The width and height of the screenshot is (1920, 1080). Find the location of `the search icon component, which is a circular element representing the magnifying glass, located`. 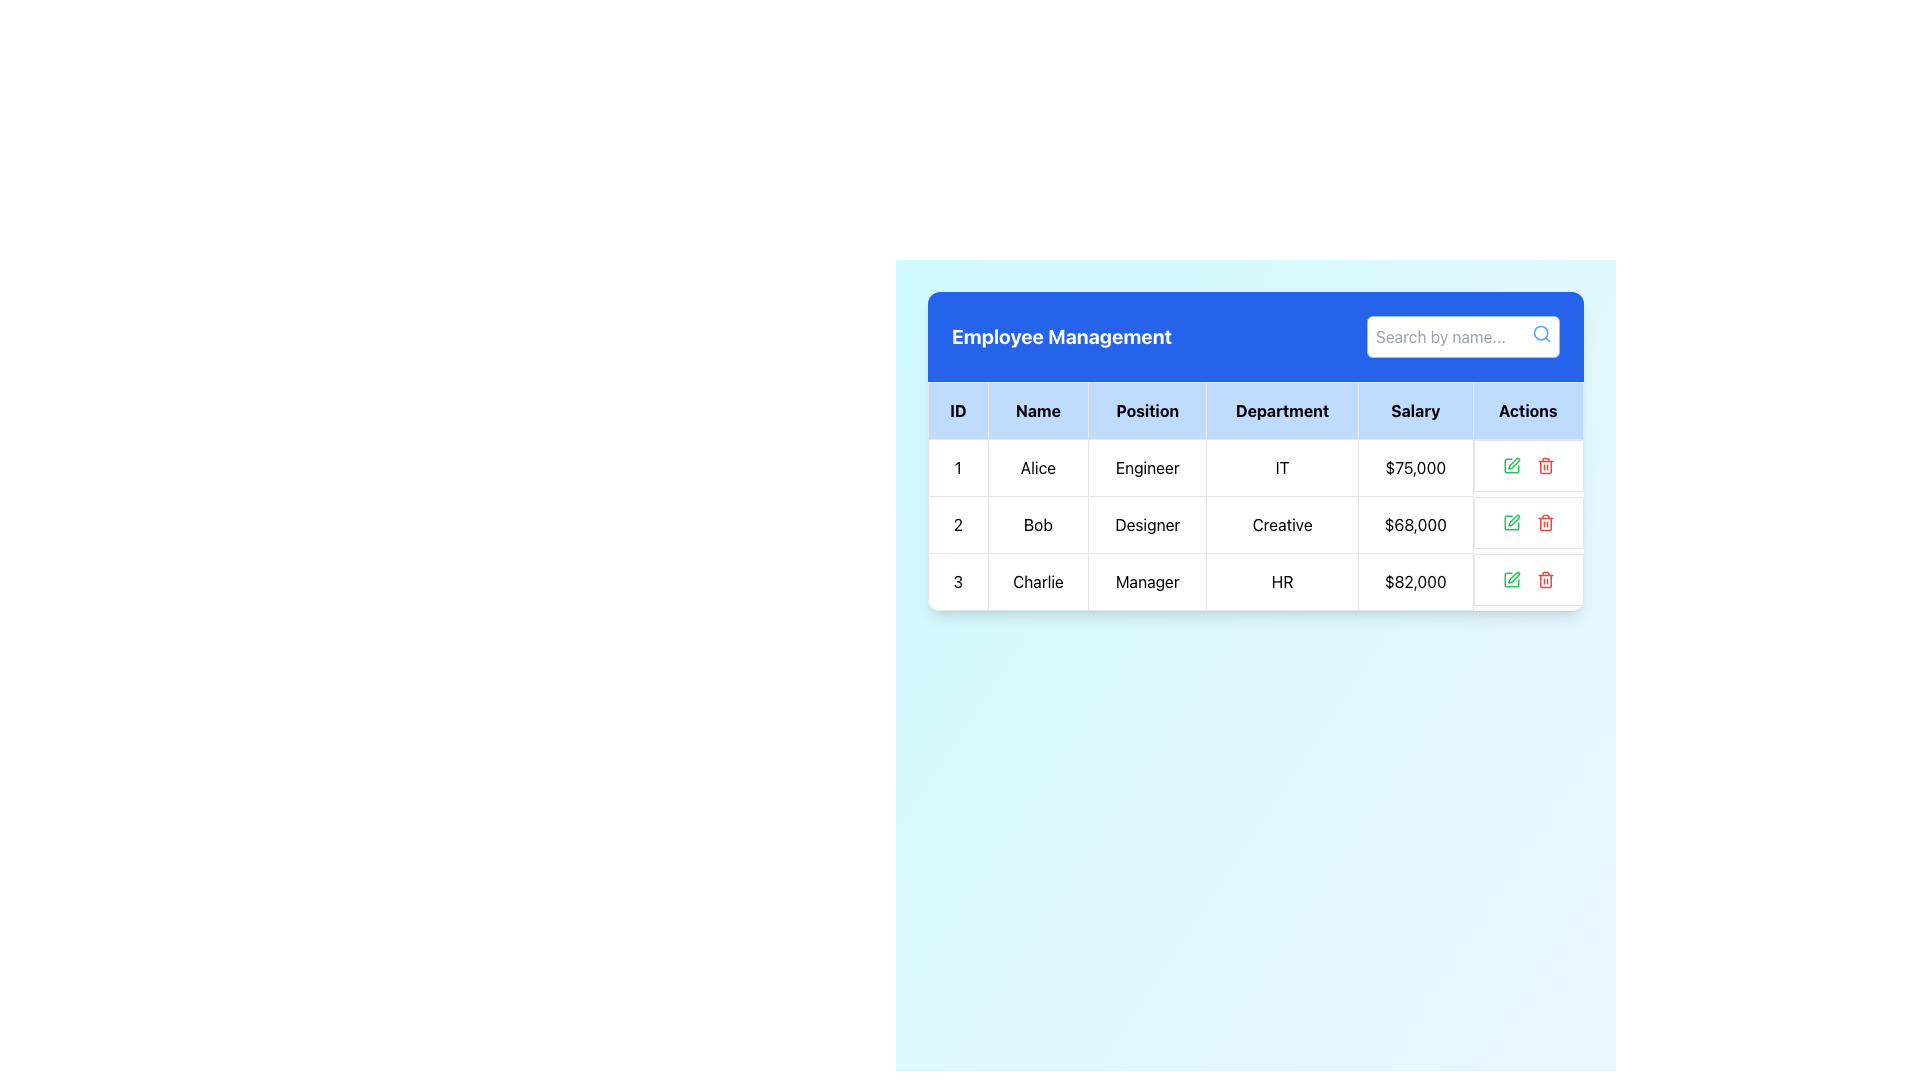

the search icon component, which is a circular element representing the magnifying glass, located is located at coordinates (1539, 331).